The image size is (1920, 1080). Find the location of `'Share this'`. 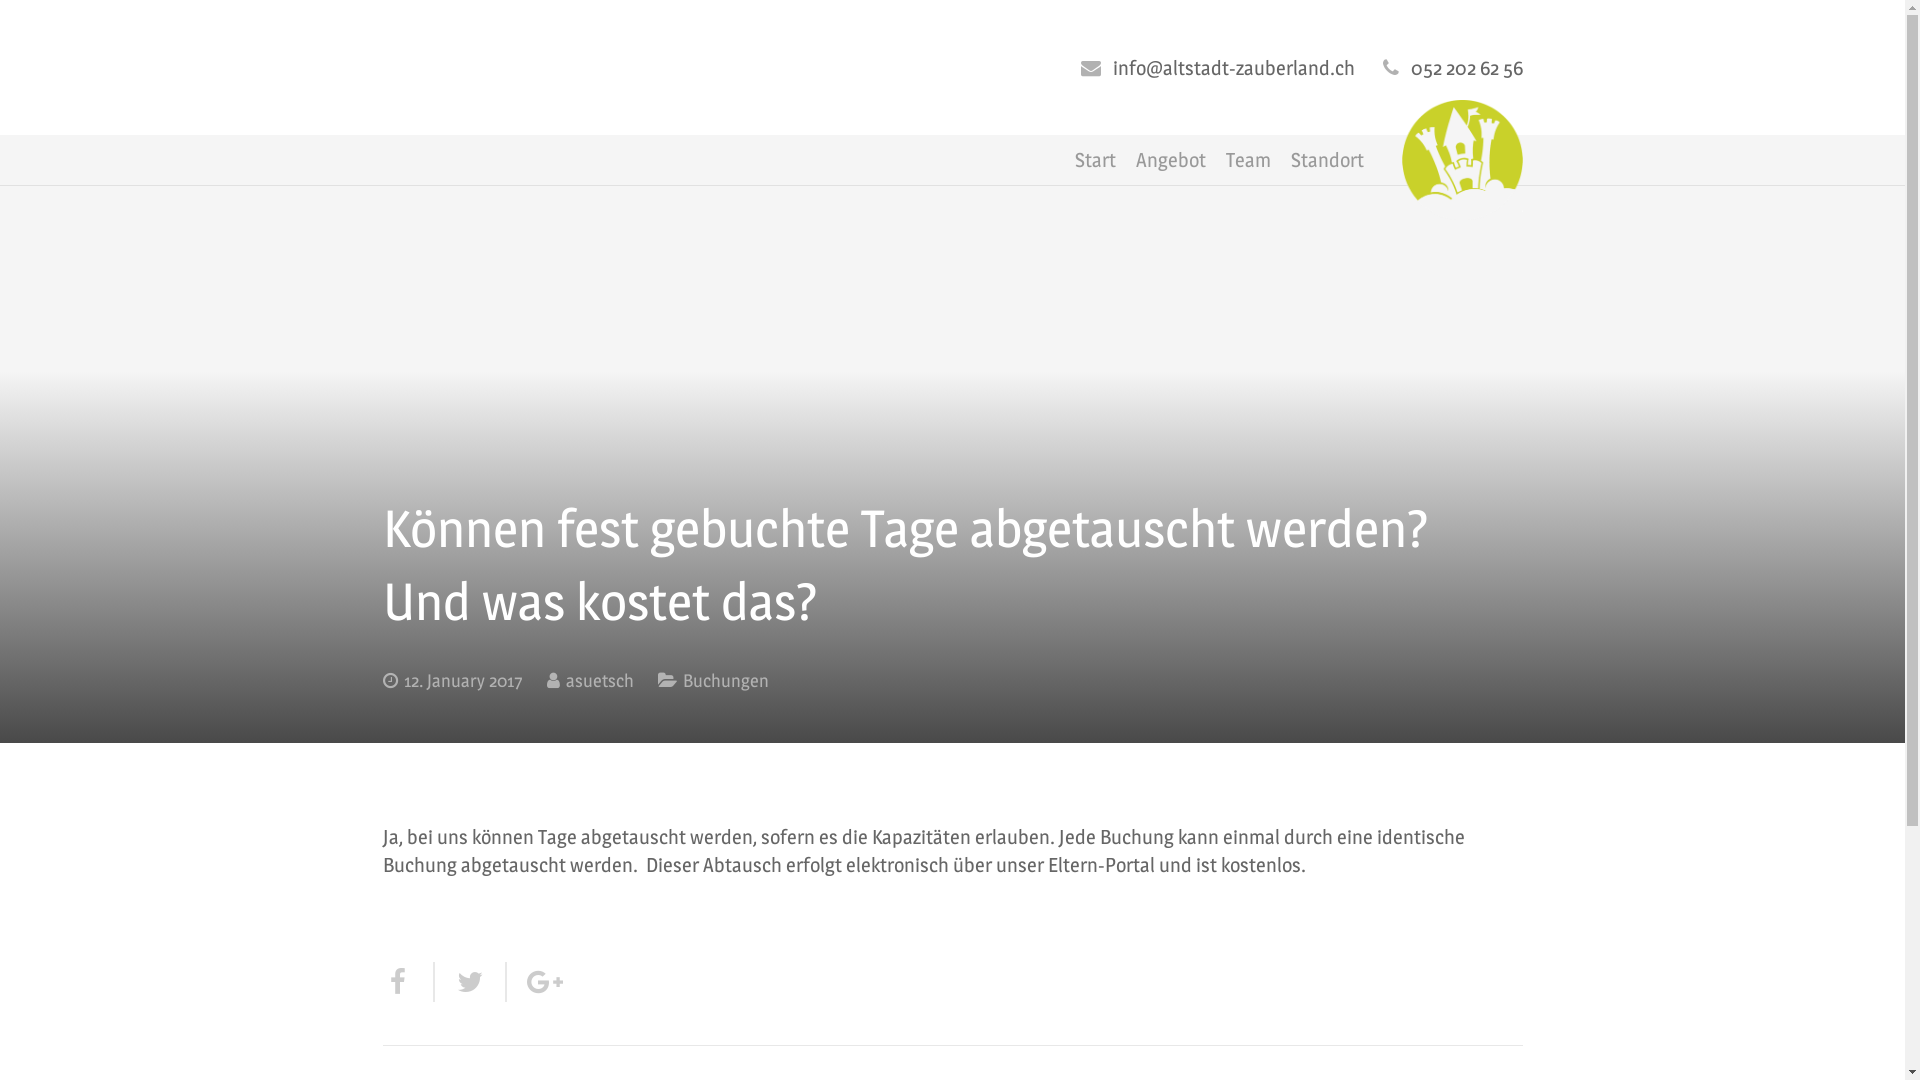

'Share this' is located at coordinates (407, 981).